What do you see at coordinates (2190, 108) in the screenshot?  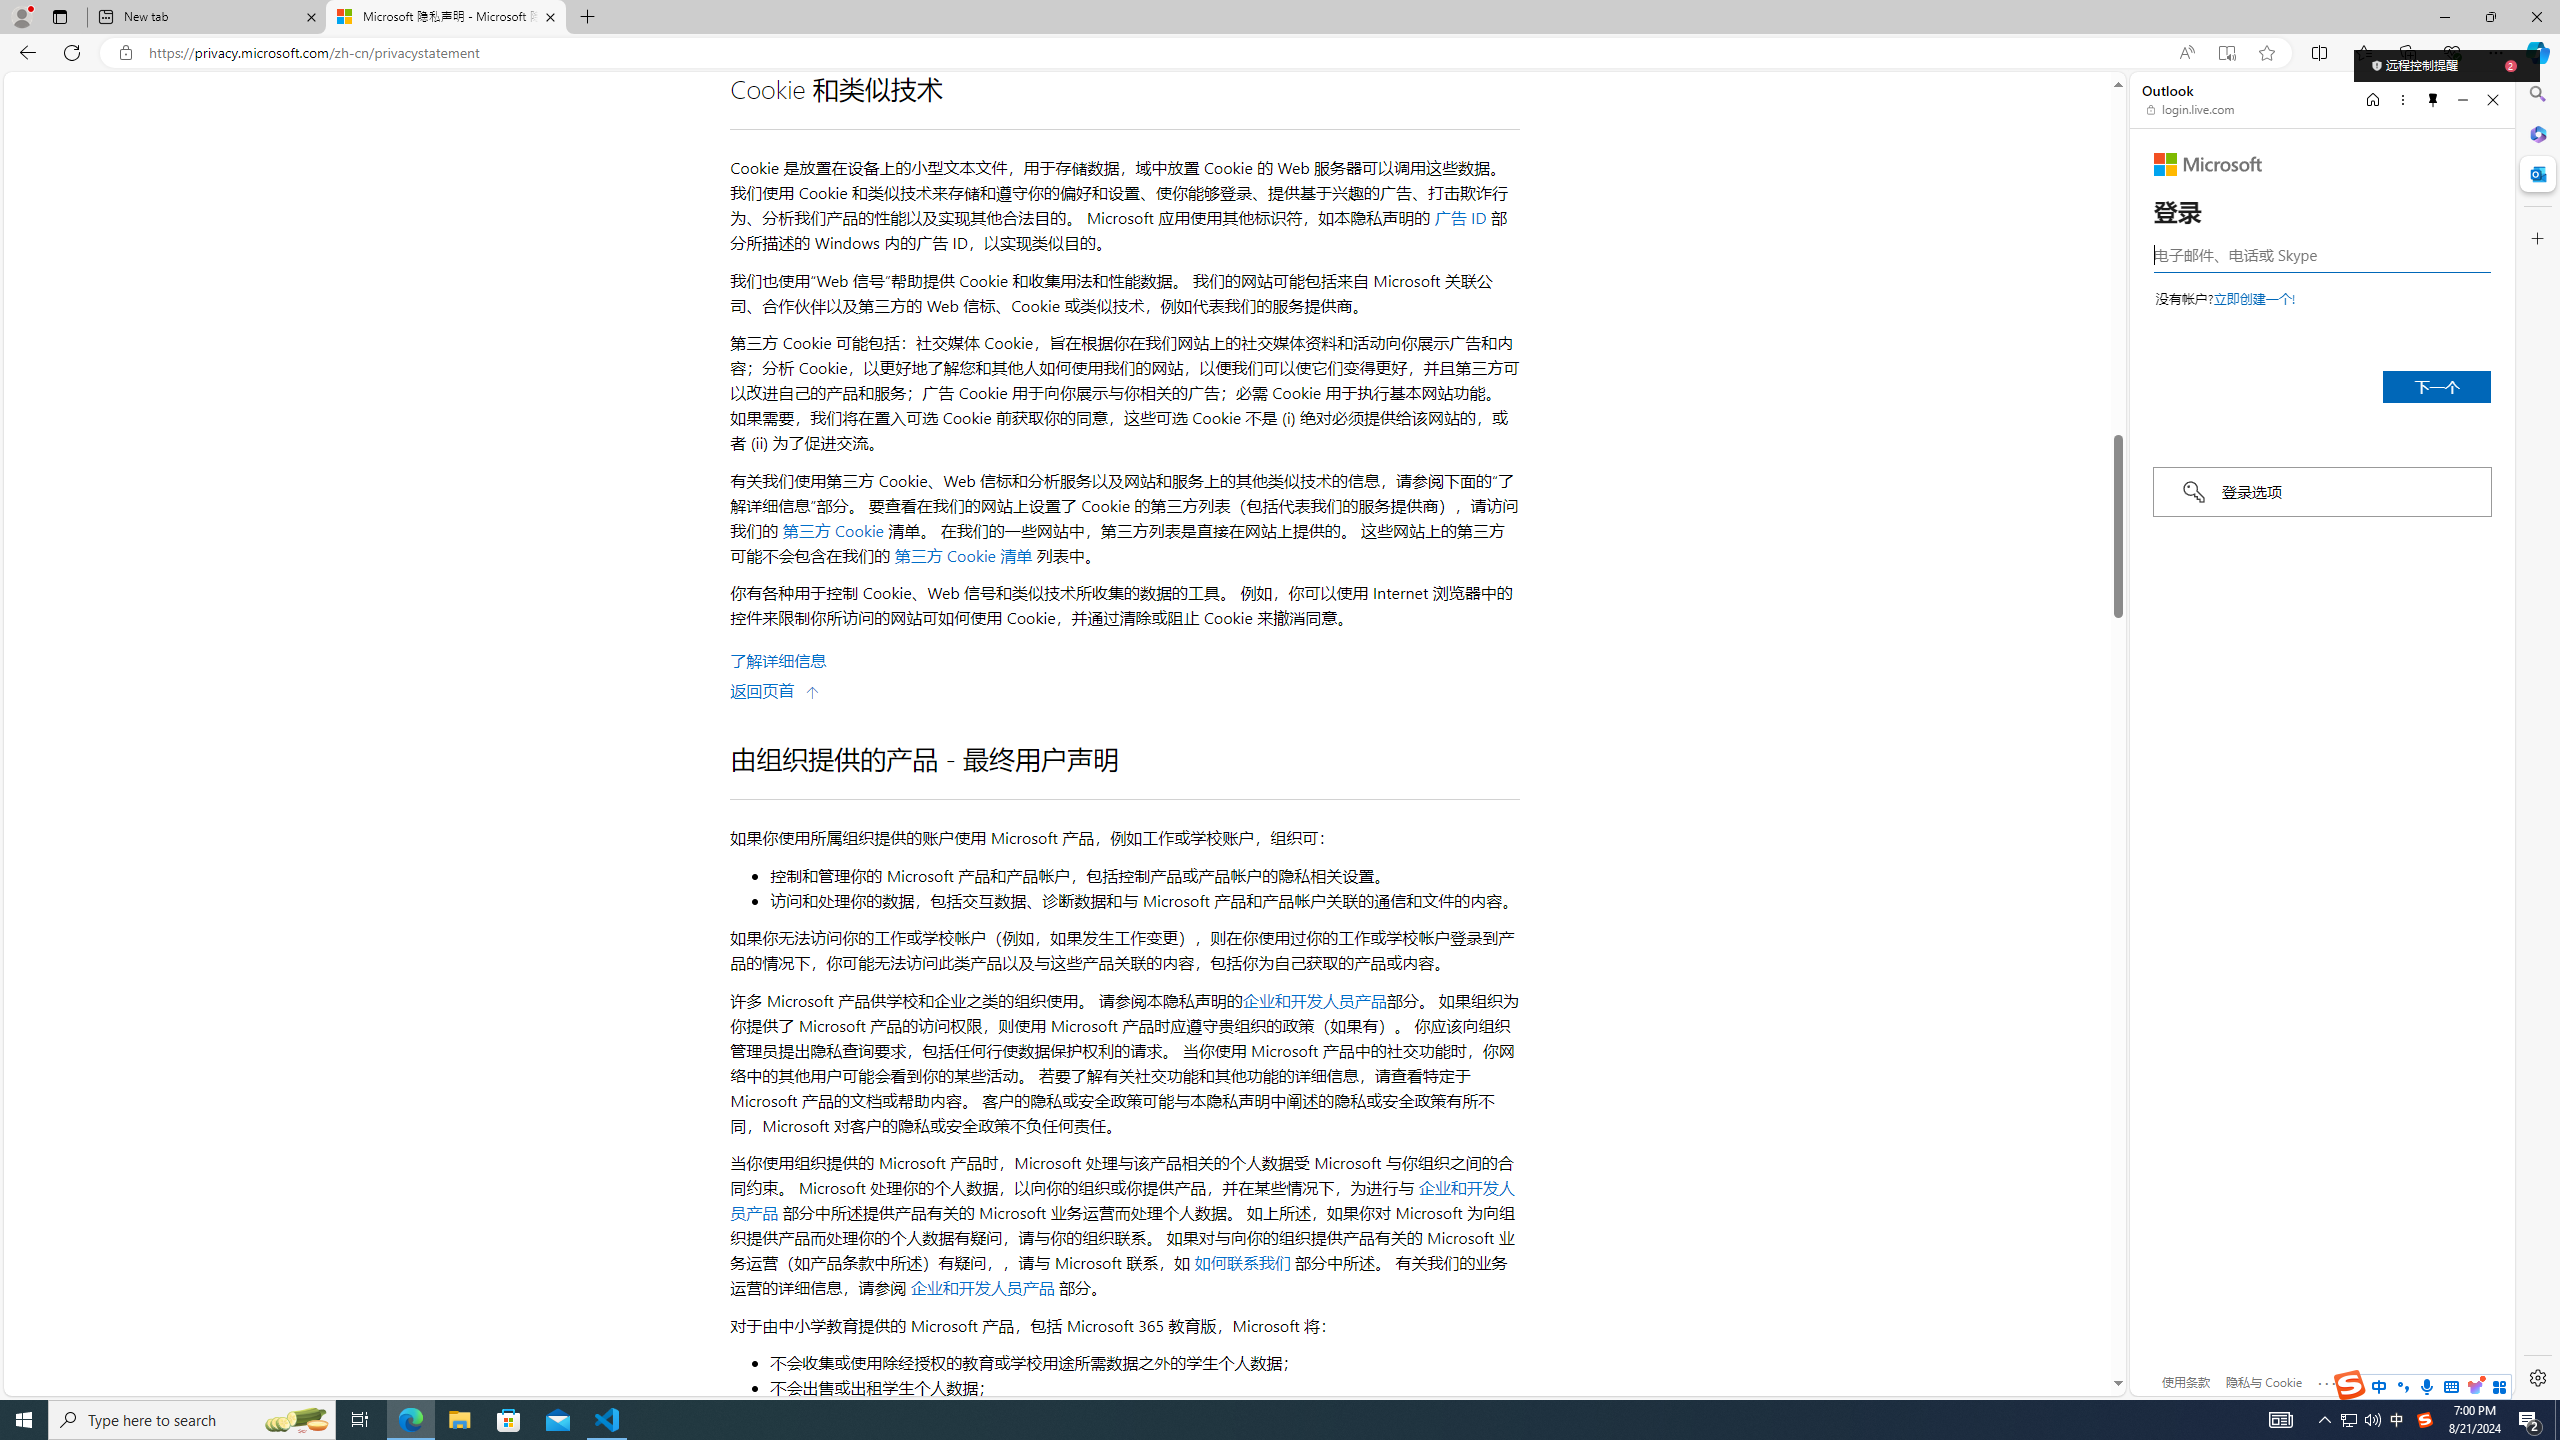 I see `'login.live.com'` at bounding box center [2190, 108].